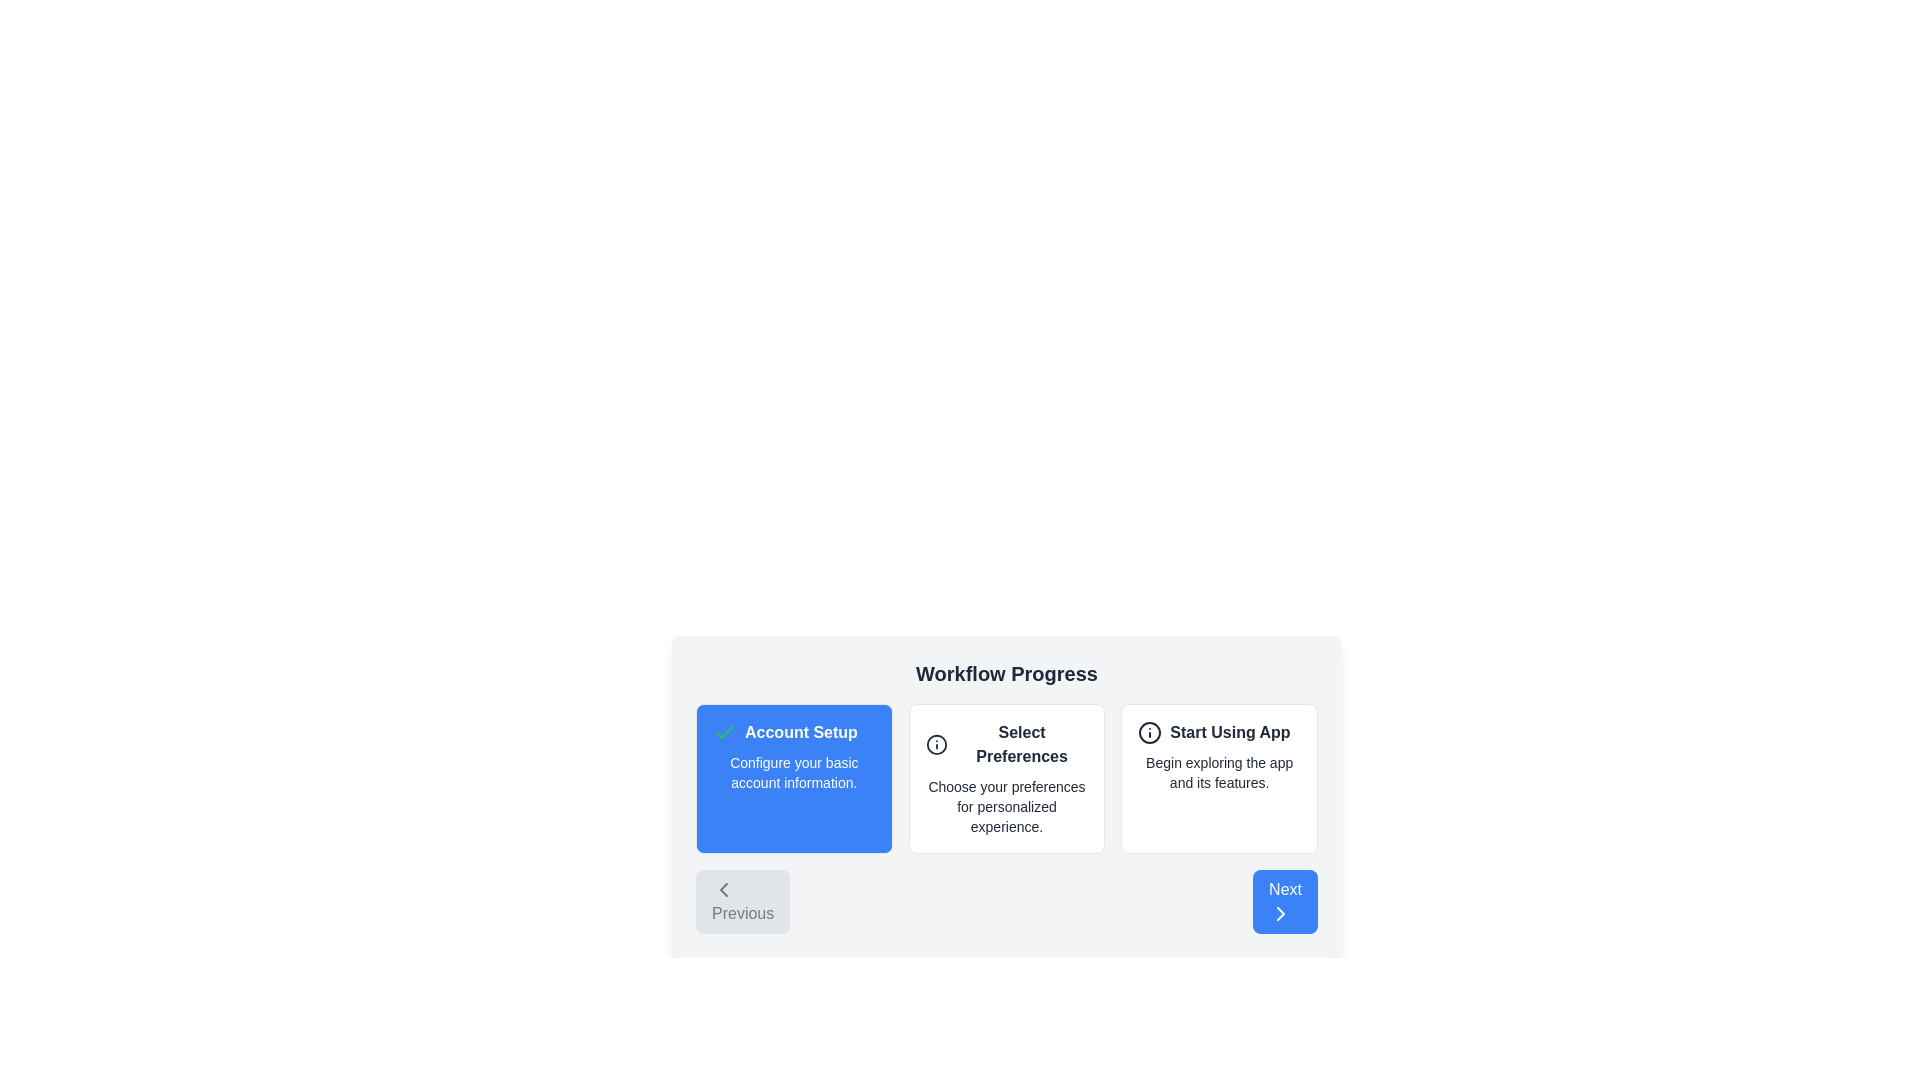 The width and height of the screenshot is (1920, 1080). Describe the element at coordinates (1007, 805) in the screenshot. I see `the text label displaying 'Choose your preferences for personalized experience.' which is located below the heading 'Select Preferences.'` at that location.